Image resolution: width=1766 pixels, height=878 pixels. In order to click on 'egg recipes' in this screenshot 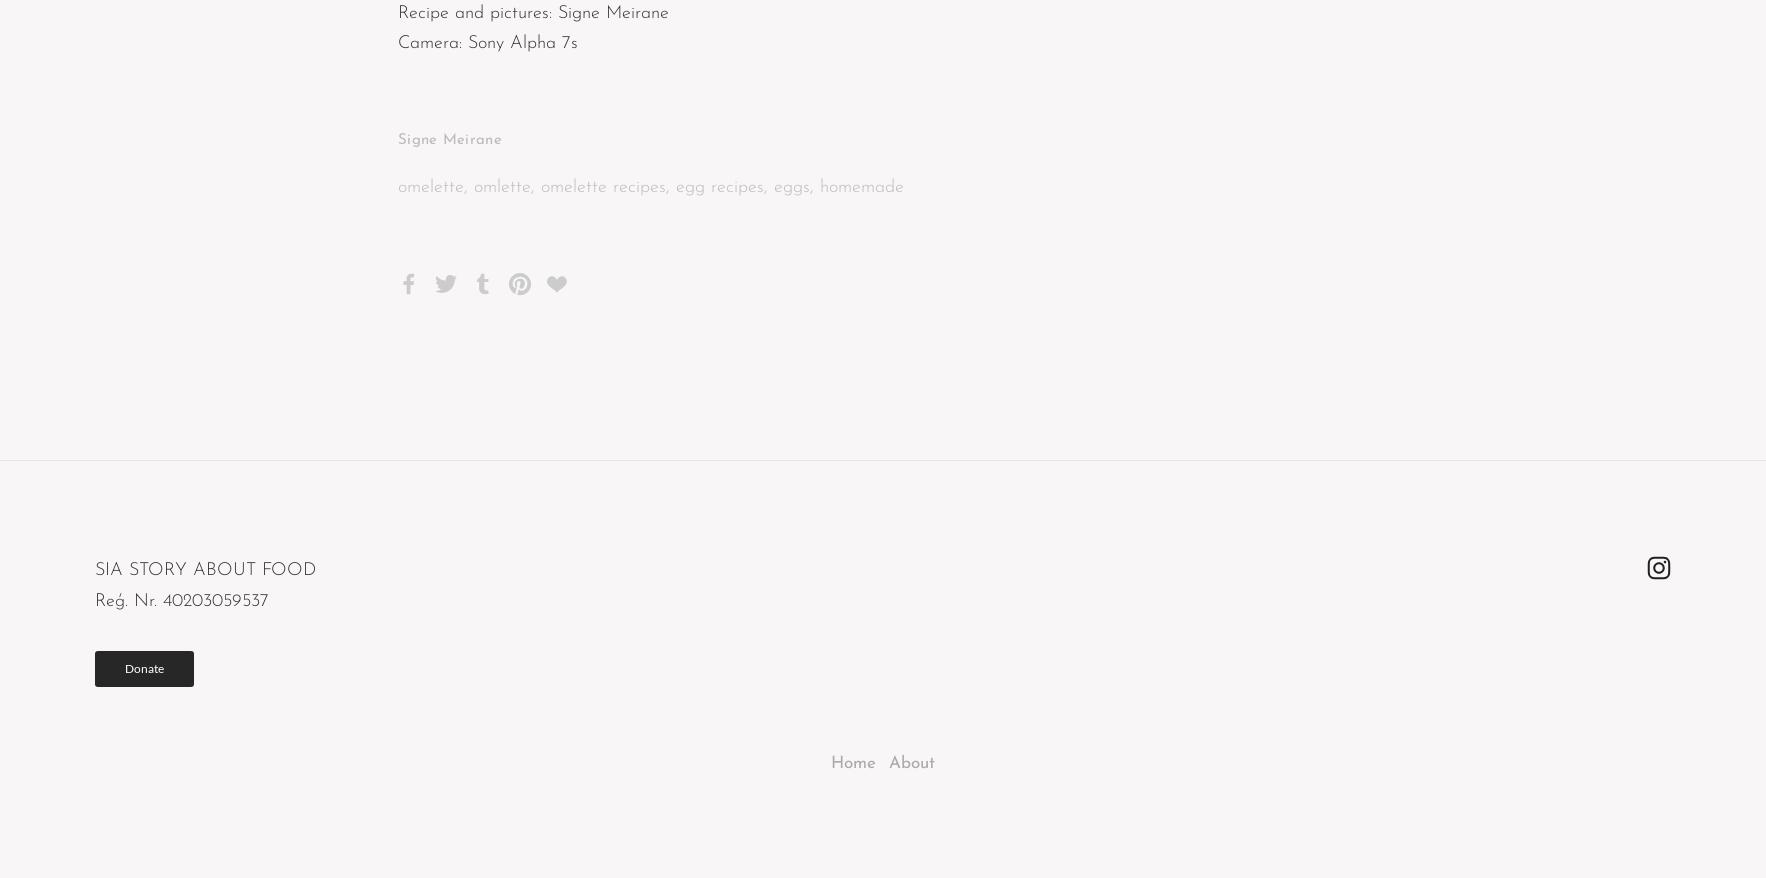, I will do `click(719, 185)`.